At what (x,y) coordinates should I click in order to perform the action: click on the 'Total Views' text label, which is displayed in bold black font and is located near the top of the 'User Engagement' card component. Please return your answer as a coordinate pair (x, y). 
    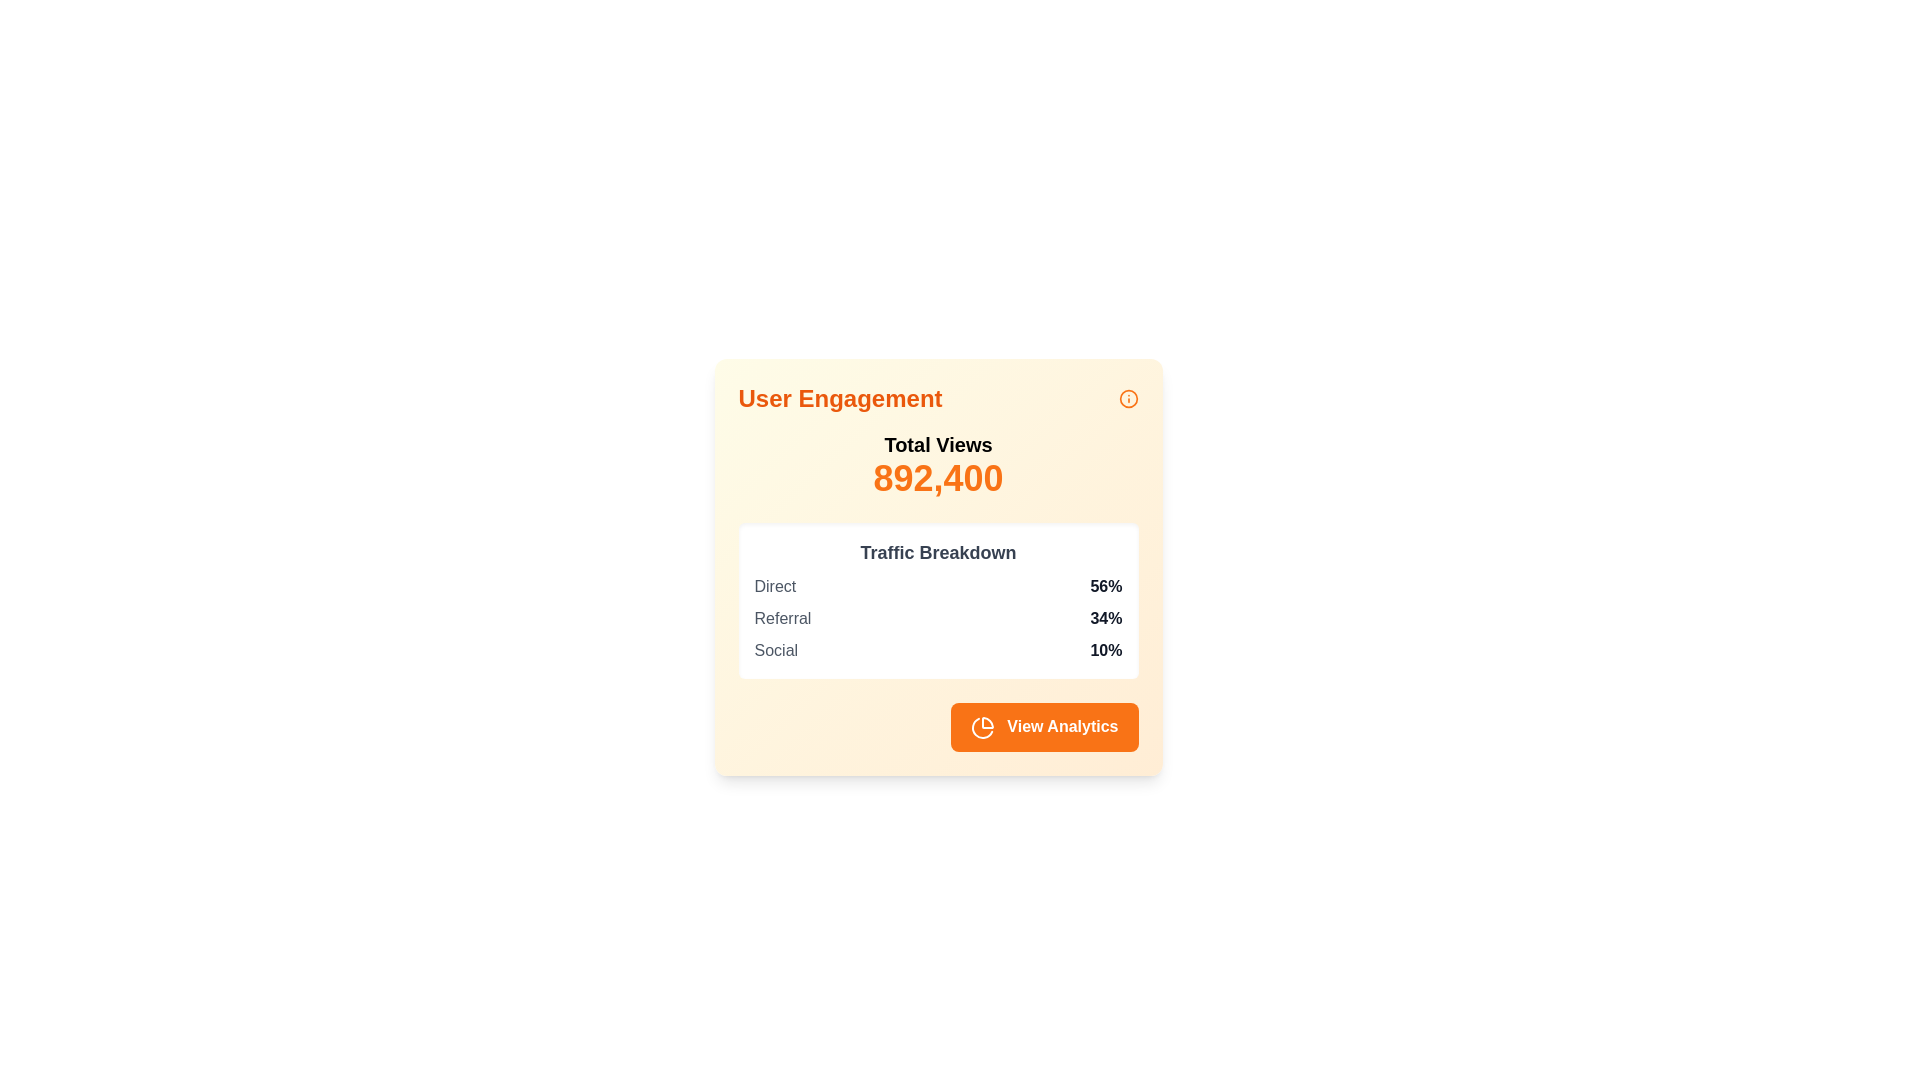
    Looking at the image, I should click on (937, 443).